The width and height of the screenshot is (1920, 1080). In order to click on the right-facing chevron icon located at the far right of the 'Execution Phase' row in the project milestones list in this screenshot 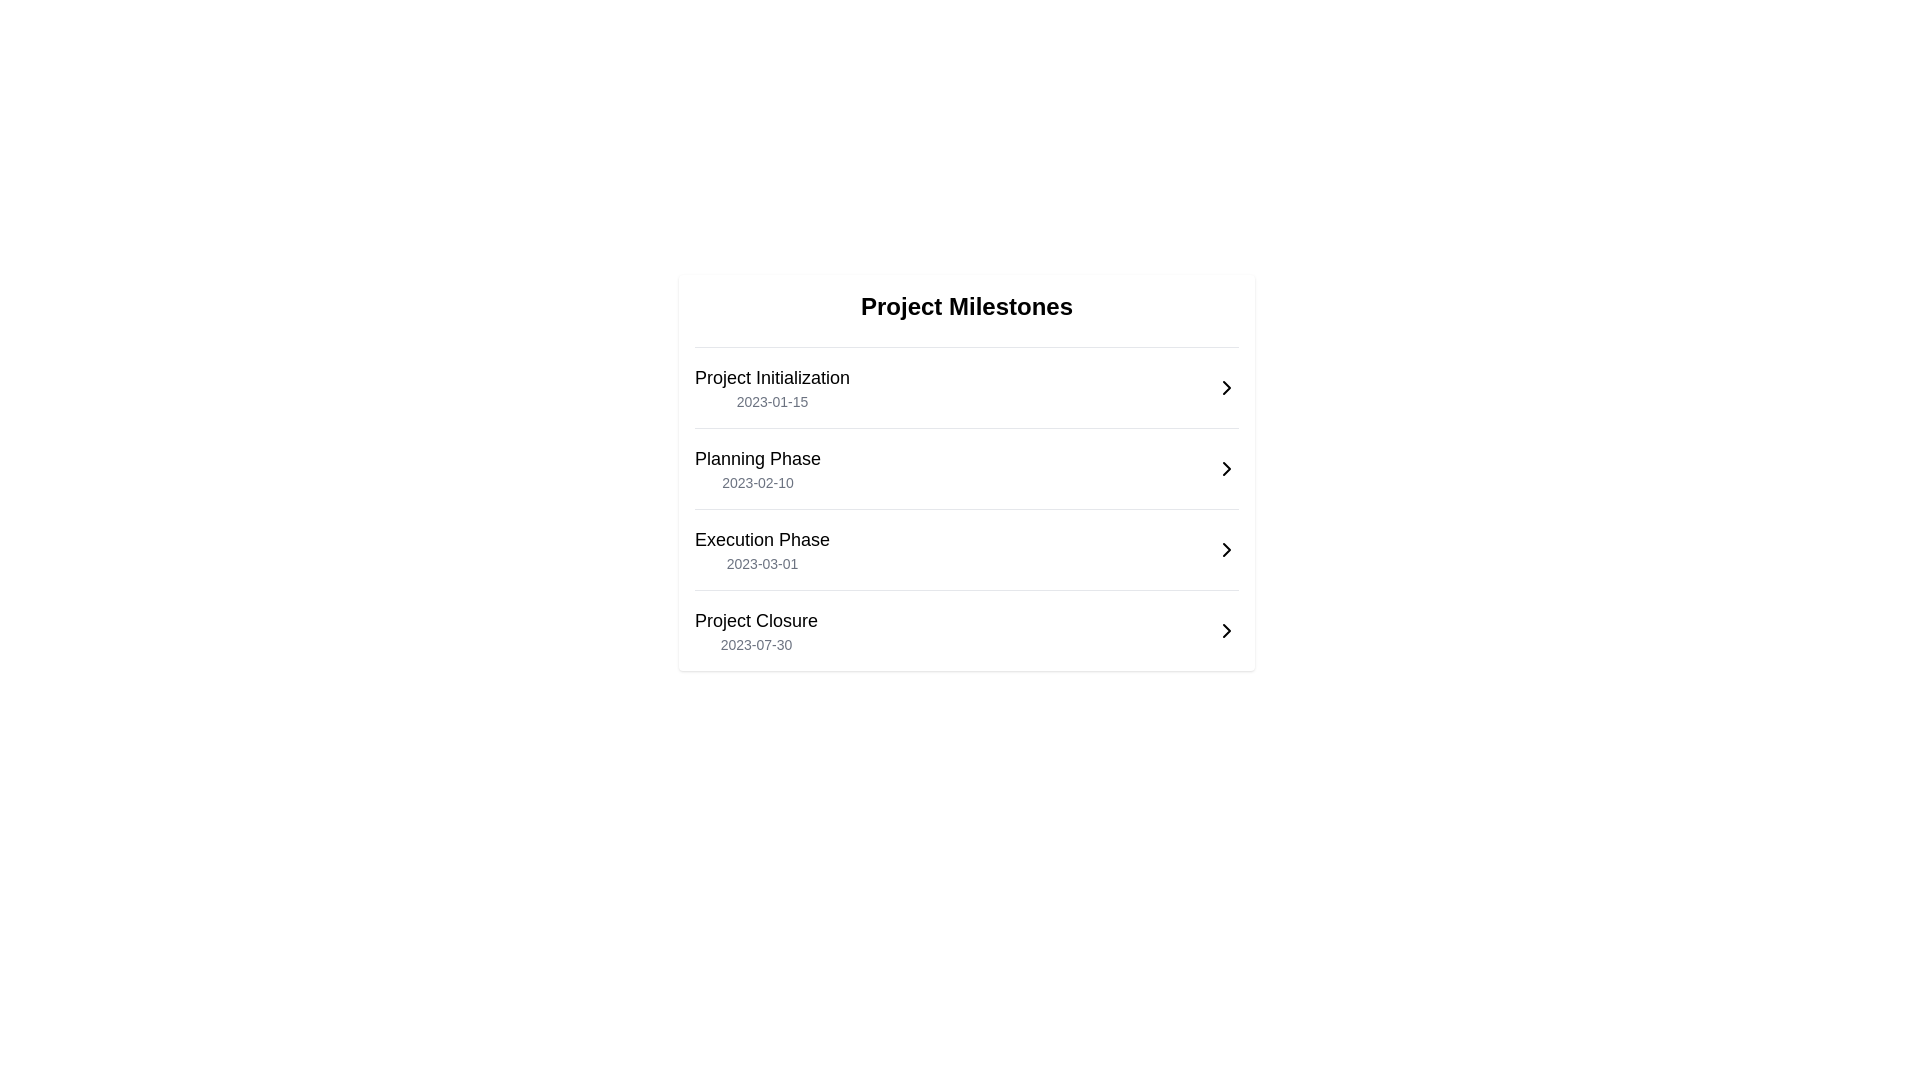, I will do `click(1226, 550)`.